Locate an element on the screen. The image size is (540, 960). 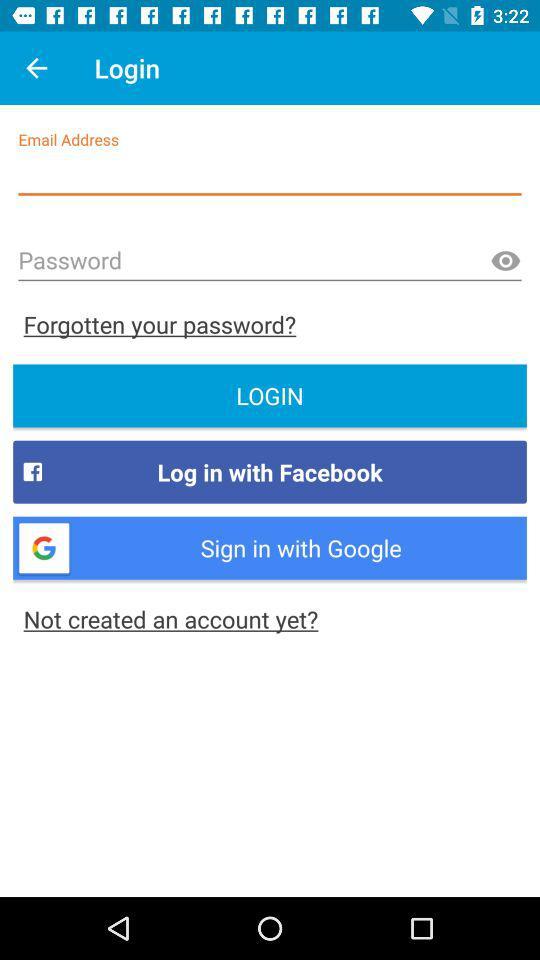
email column is located at coordinates (270, 174).